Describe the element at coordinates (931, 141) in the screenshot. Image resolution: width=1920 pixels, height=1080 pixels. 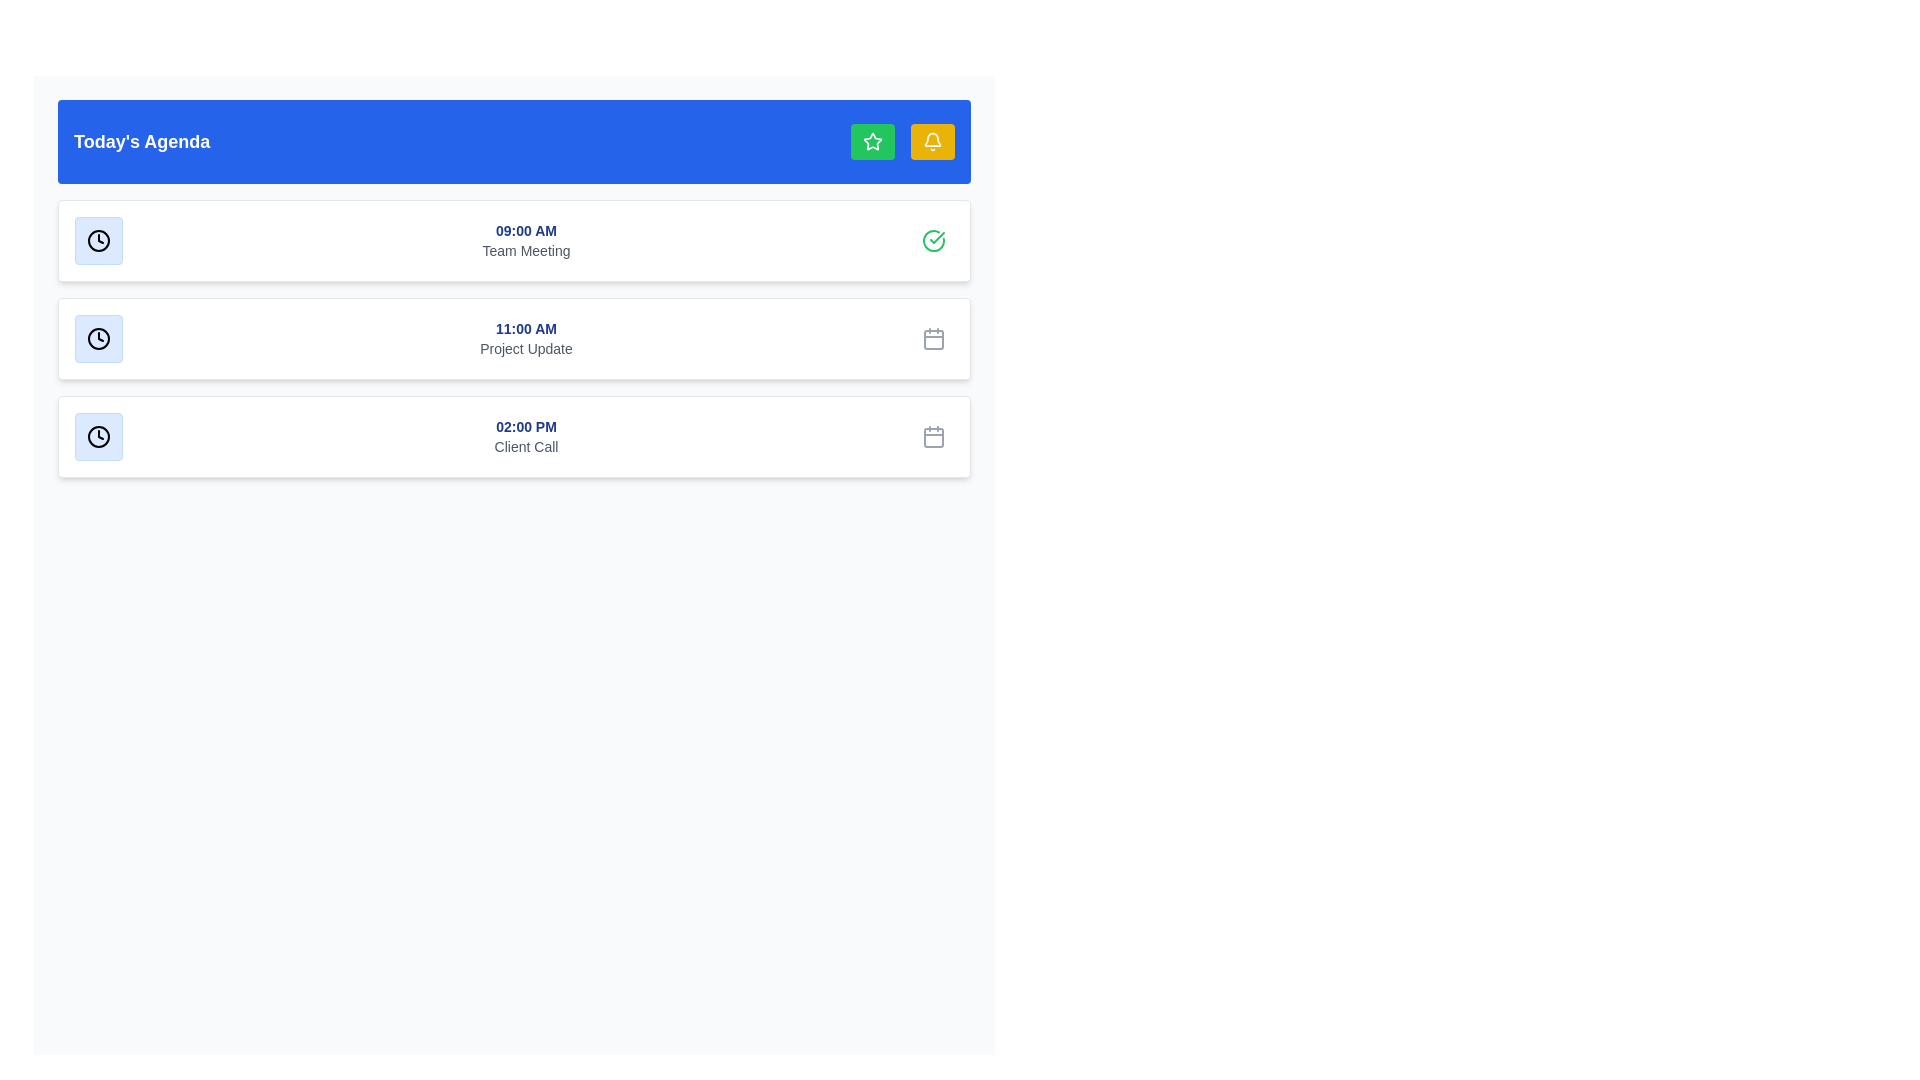
I see `the yellow button with a bell icon located in the top-right section of the interface` at that location.